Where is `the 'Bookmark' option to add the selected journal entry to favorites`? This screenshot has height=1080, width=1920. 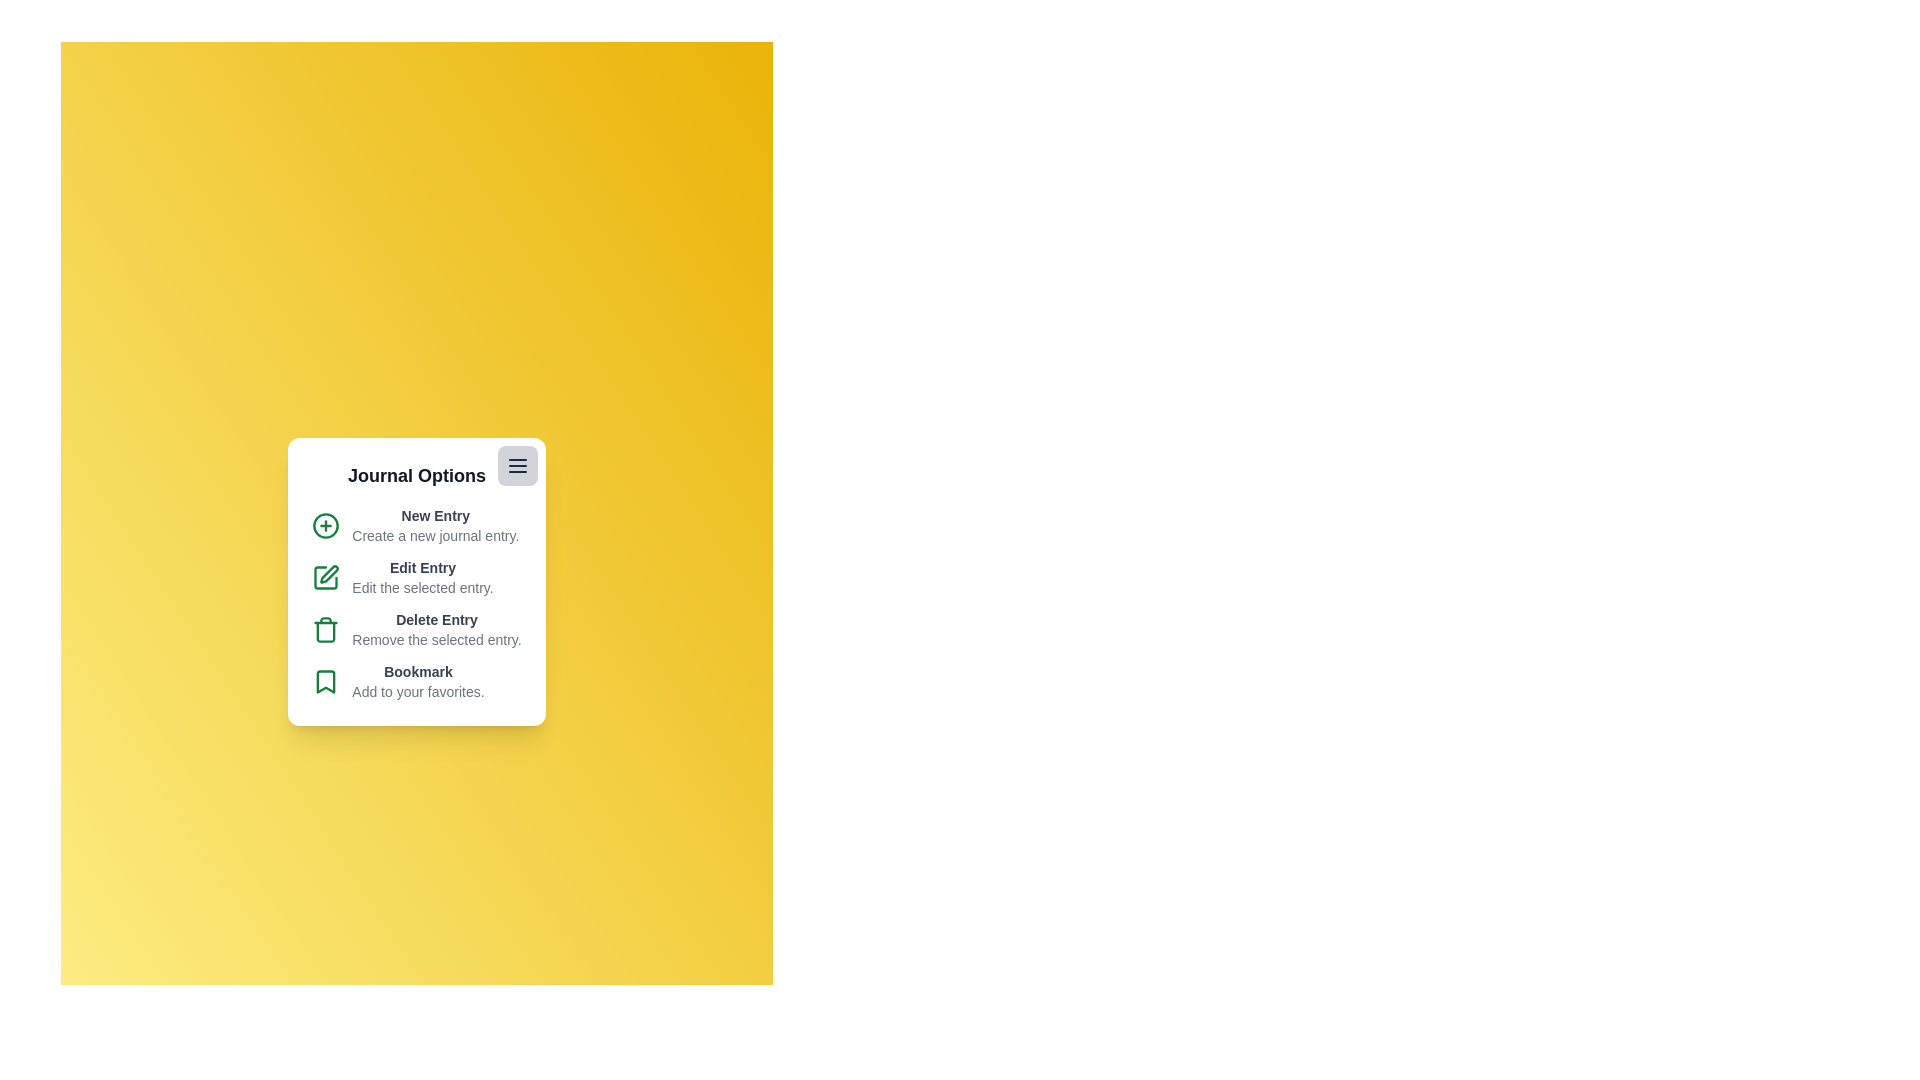
the 'Bookmark' option to add the selected journal entry to favorites is located at coordinates (416, 681).